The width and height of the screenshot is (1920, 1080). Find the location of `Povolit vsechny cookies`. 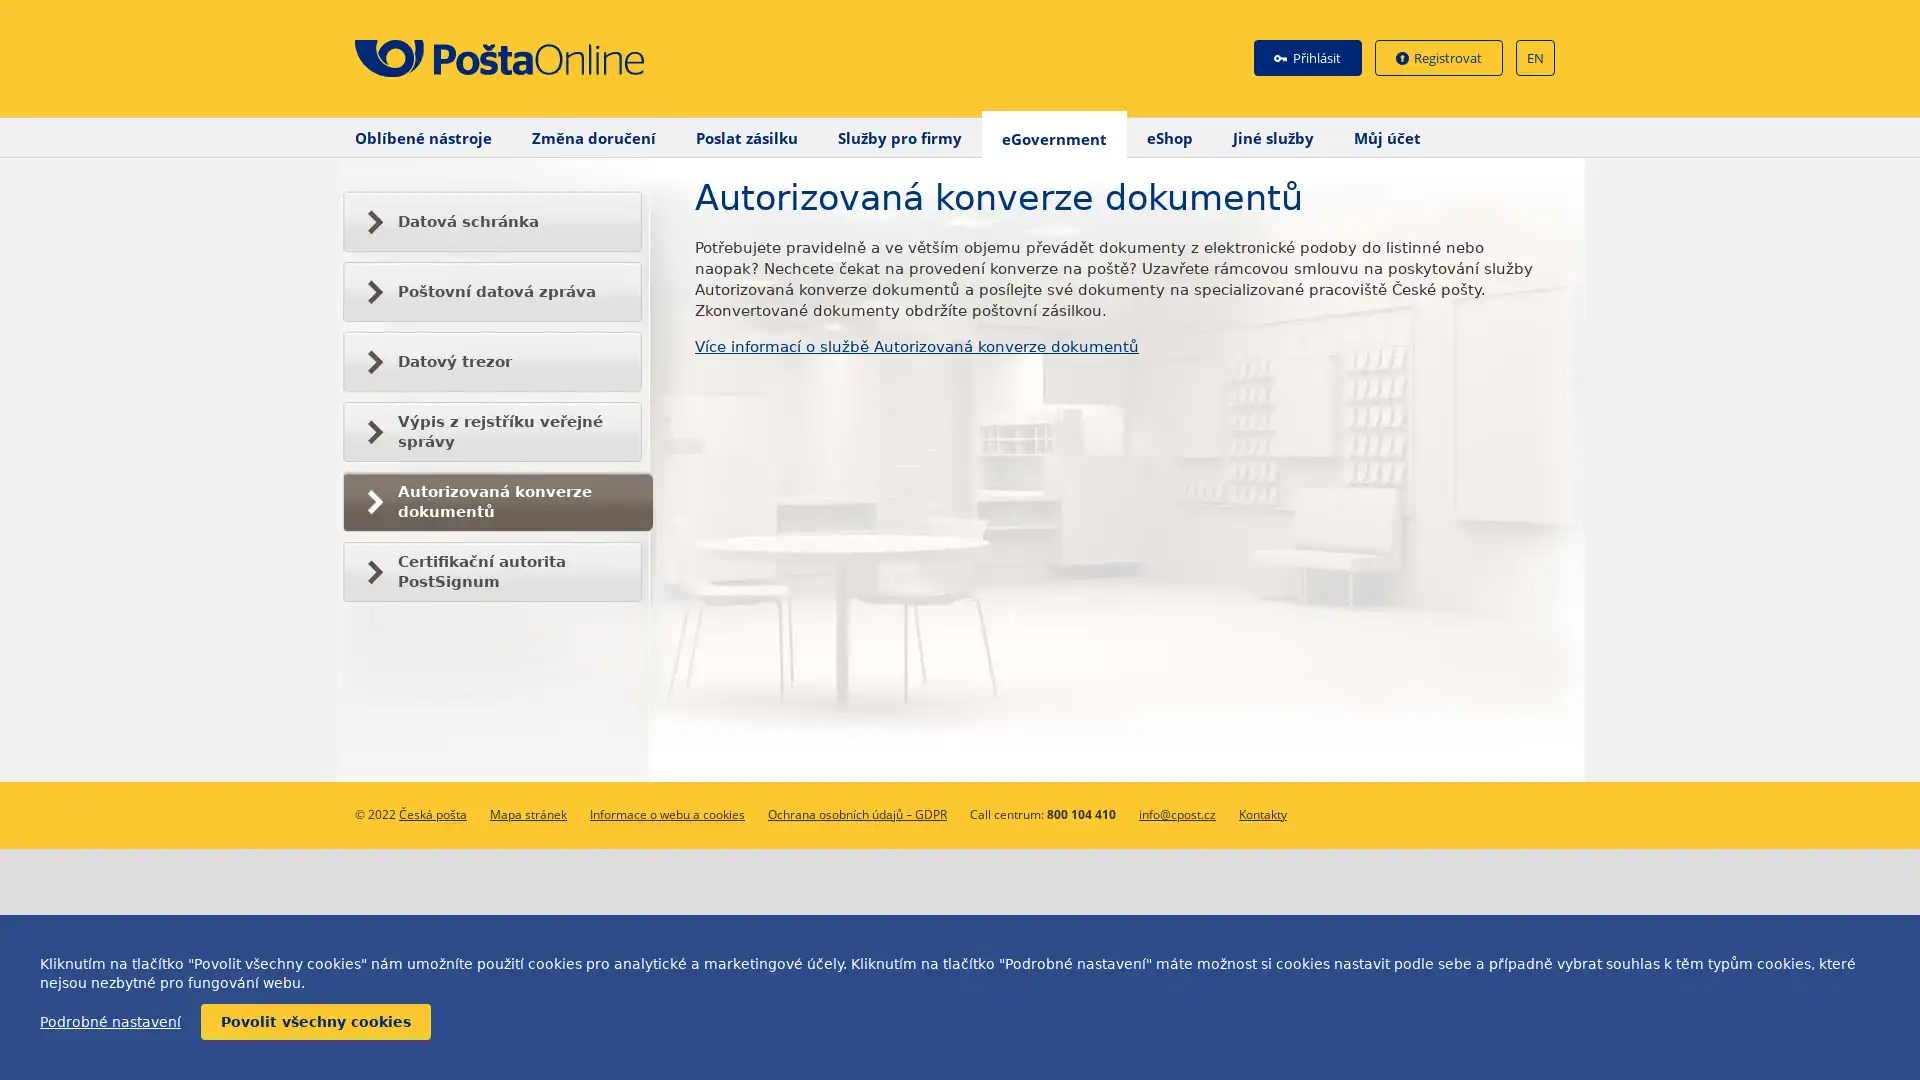

Povolit vsechny cookies is located at coordinates (315, 1022).